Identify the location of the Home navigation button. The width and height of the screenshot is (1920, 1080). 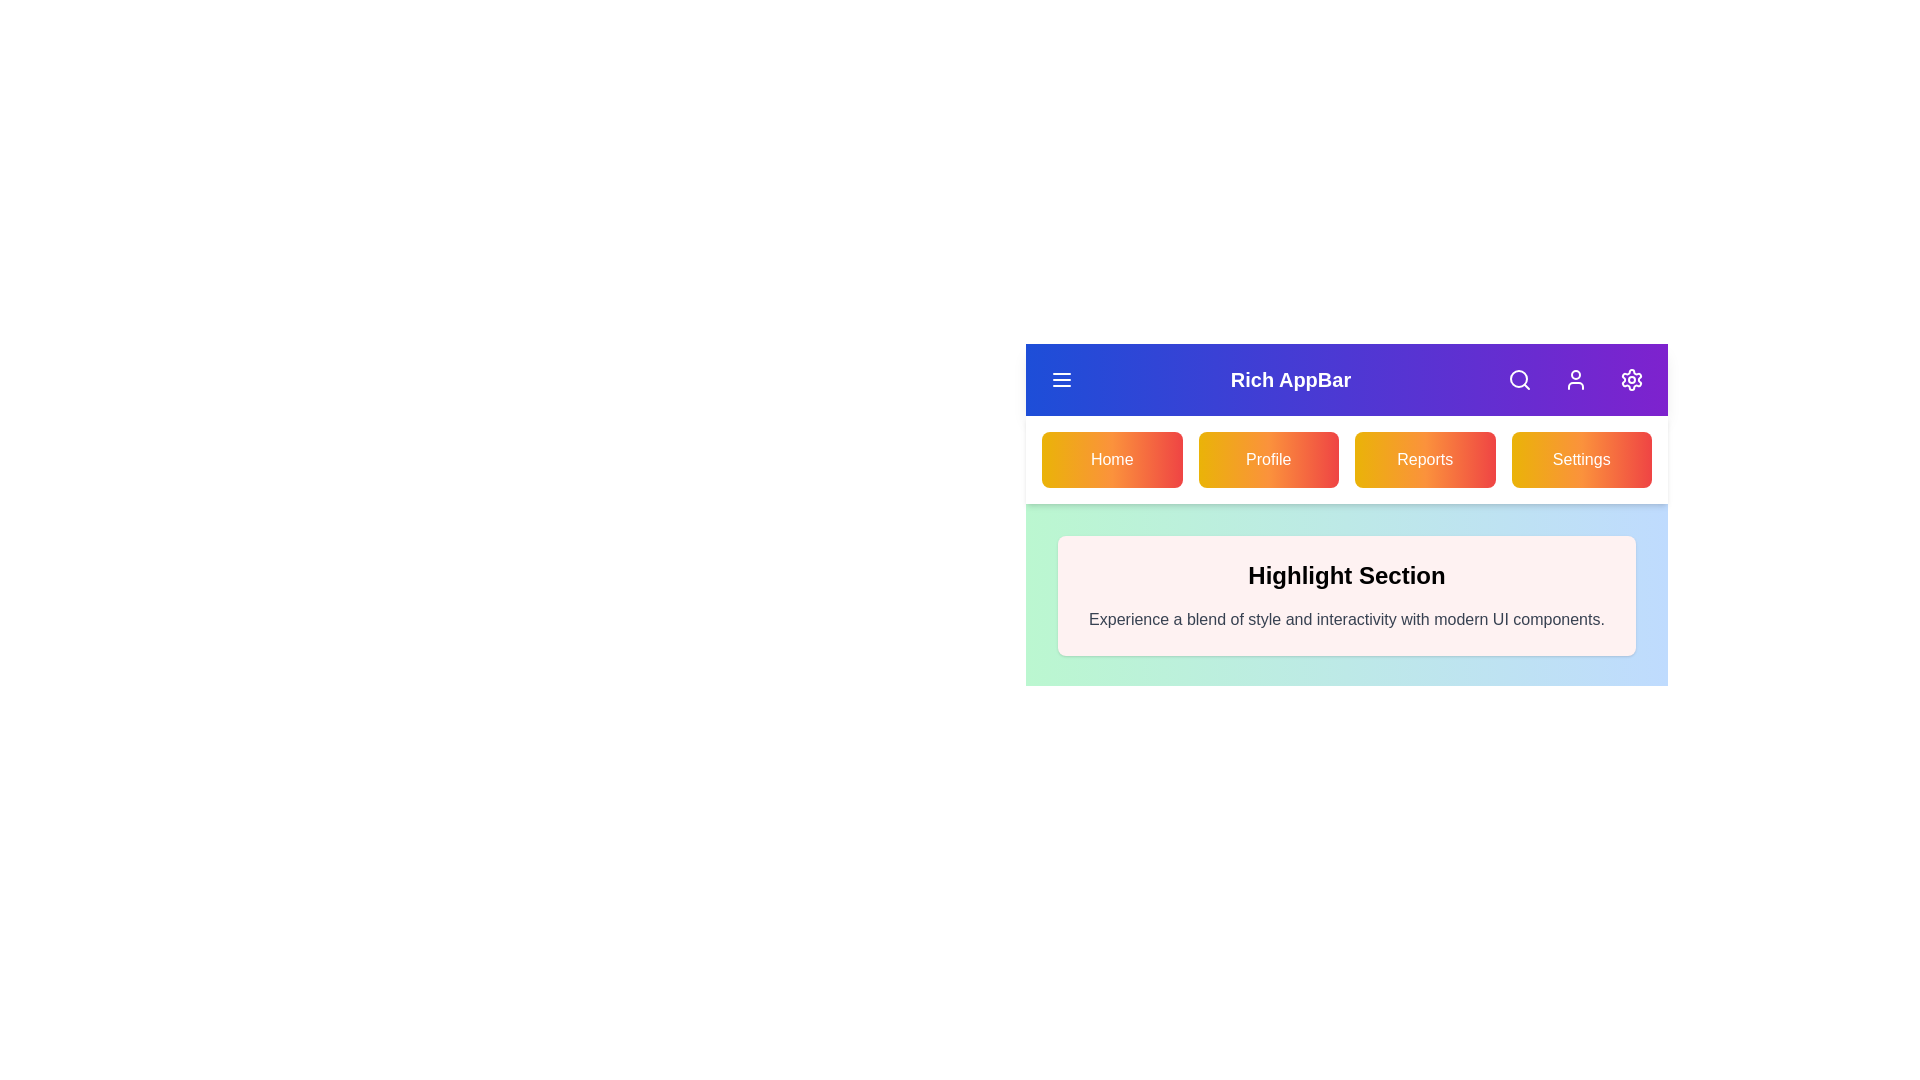
(1111, 459).